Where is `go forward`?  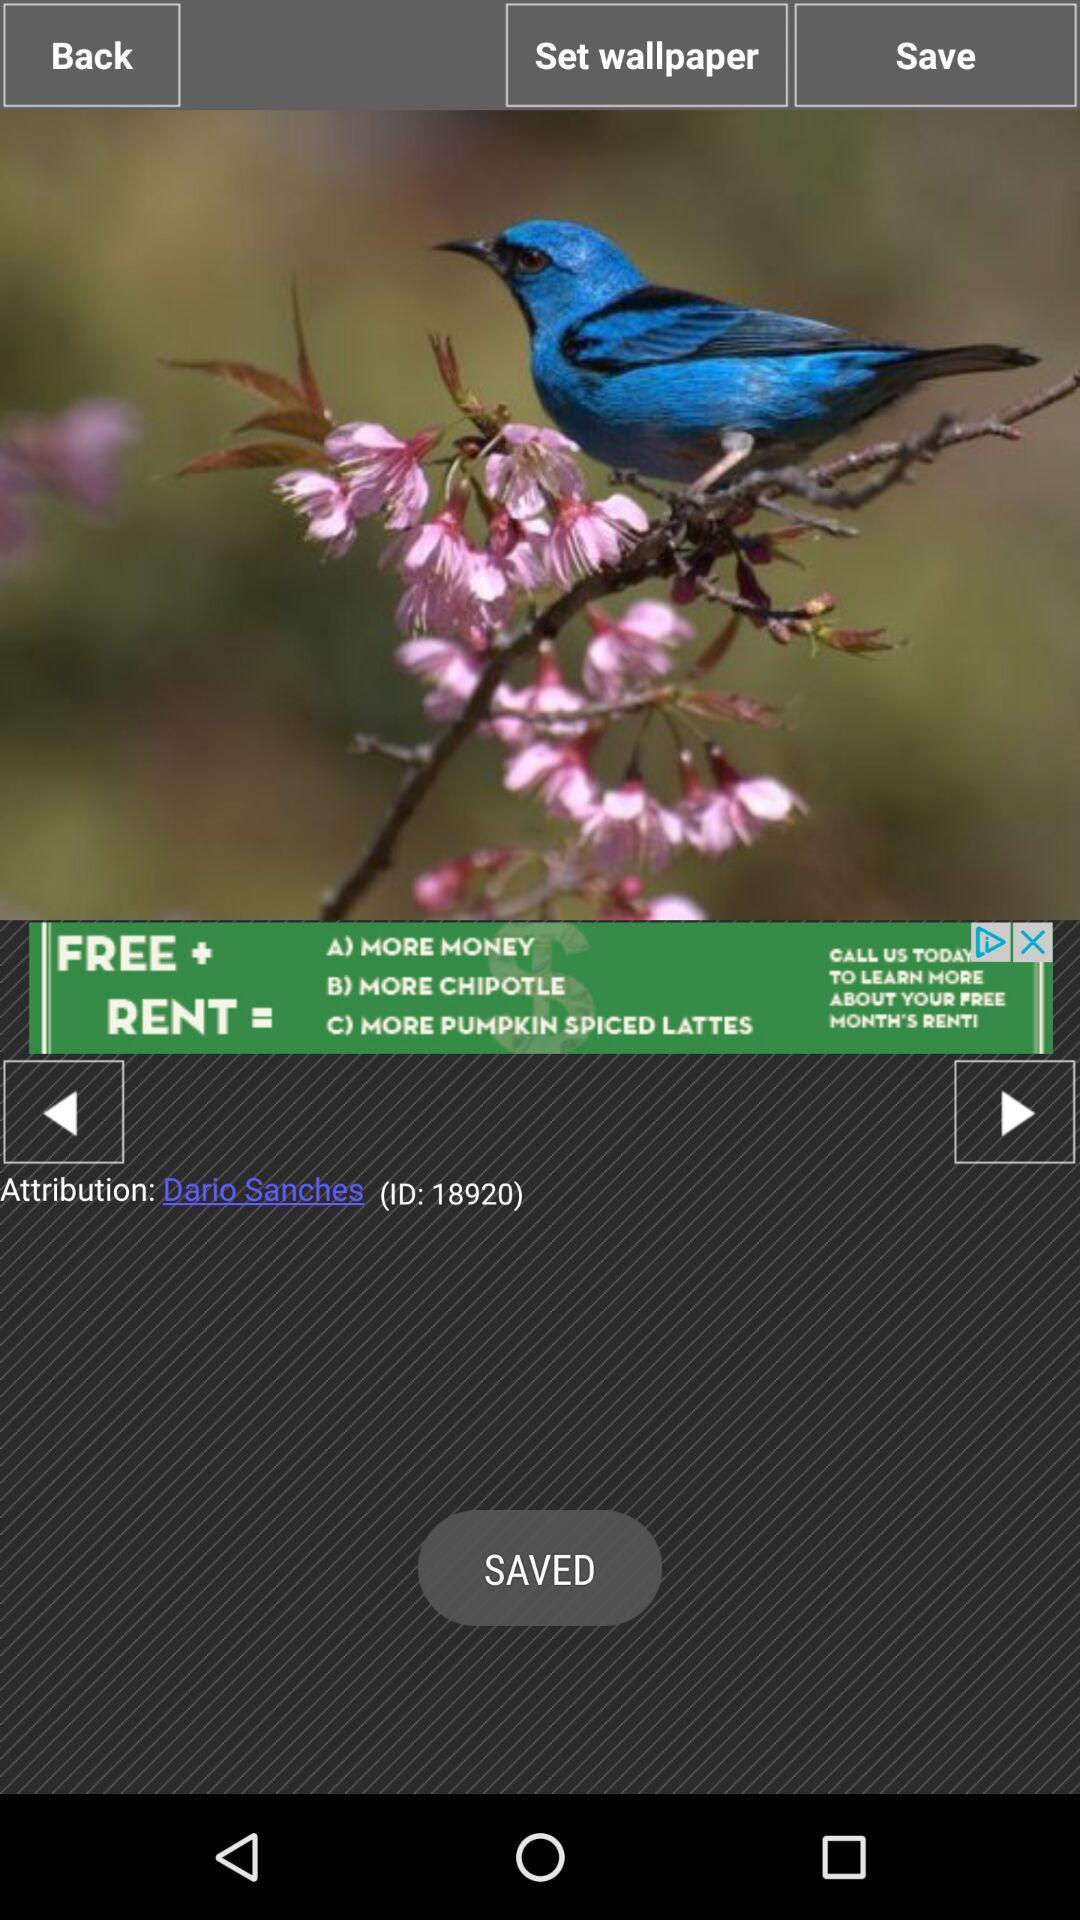
go forward is located at coordinates (1014, 1110).